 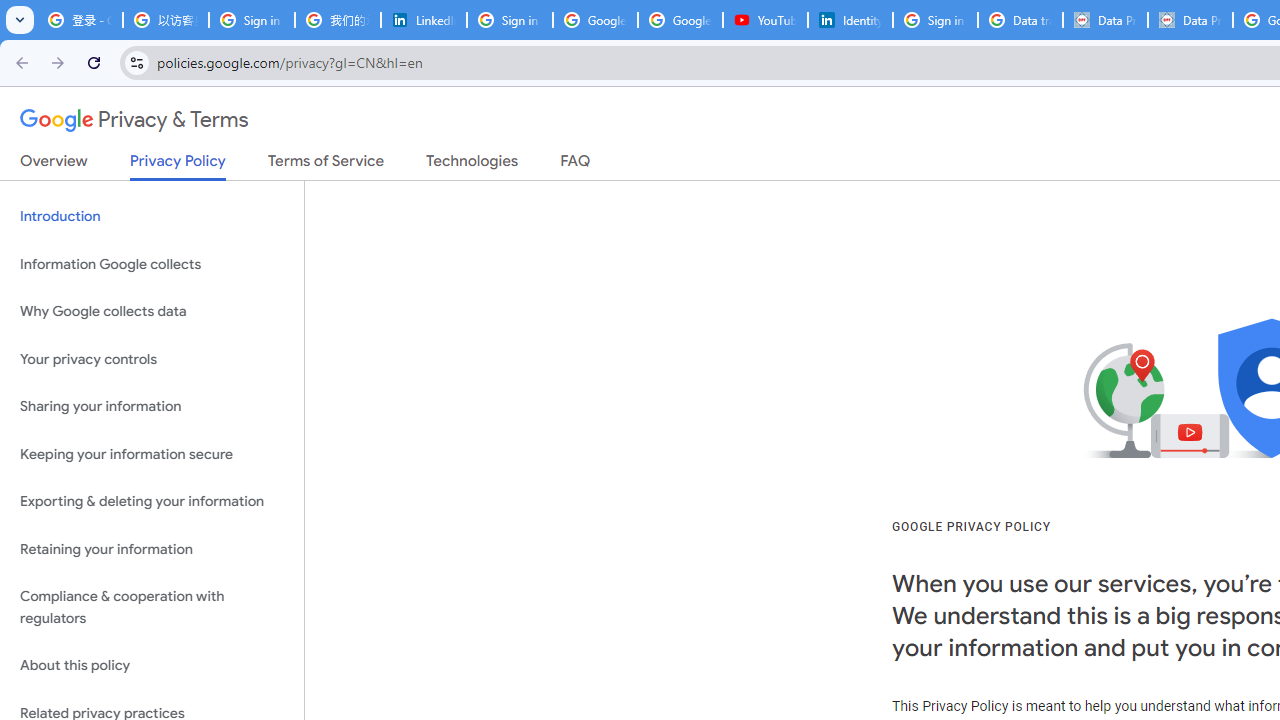 I want to click on 'Information Google collects', so click(x=151, y=263).